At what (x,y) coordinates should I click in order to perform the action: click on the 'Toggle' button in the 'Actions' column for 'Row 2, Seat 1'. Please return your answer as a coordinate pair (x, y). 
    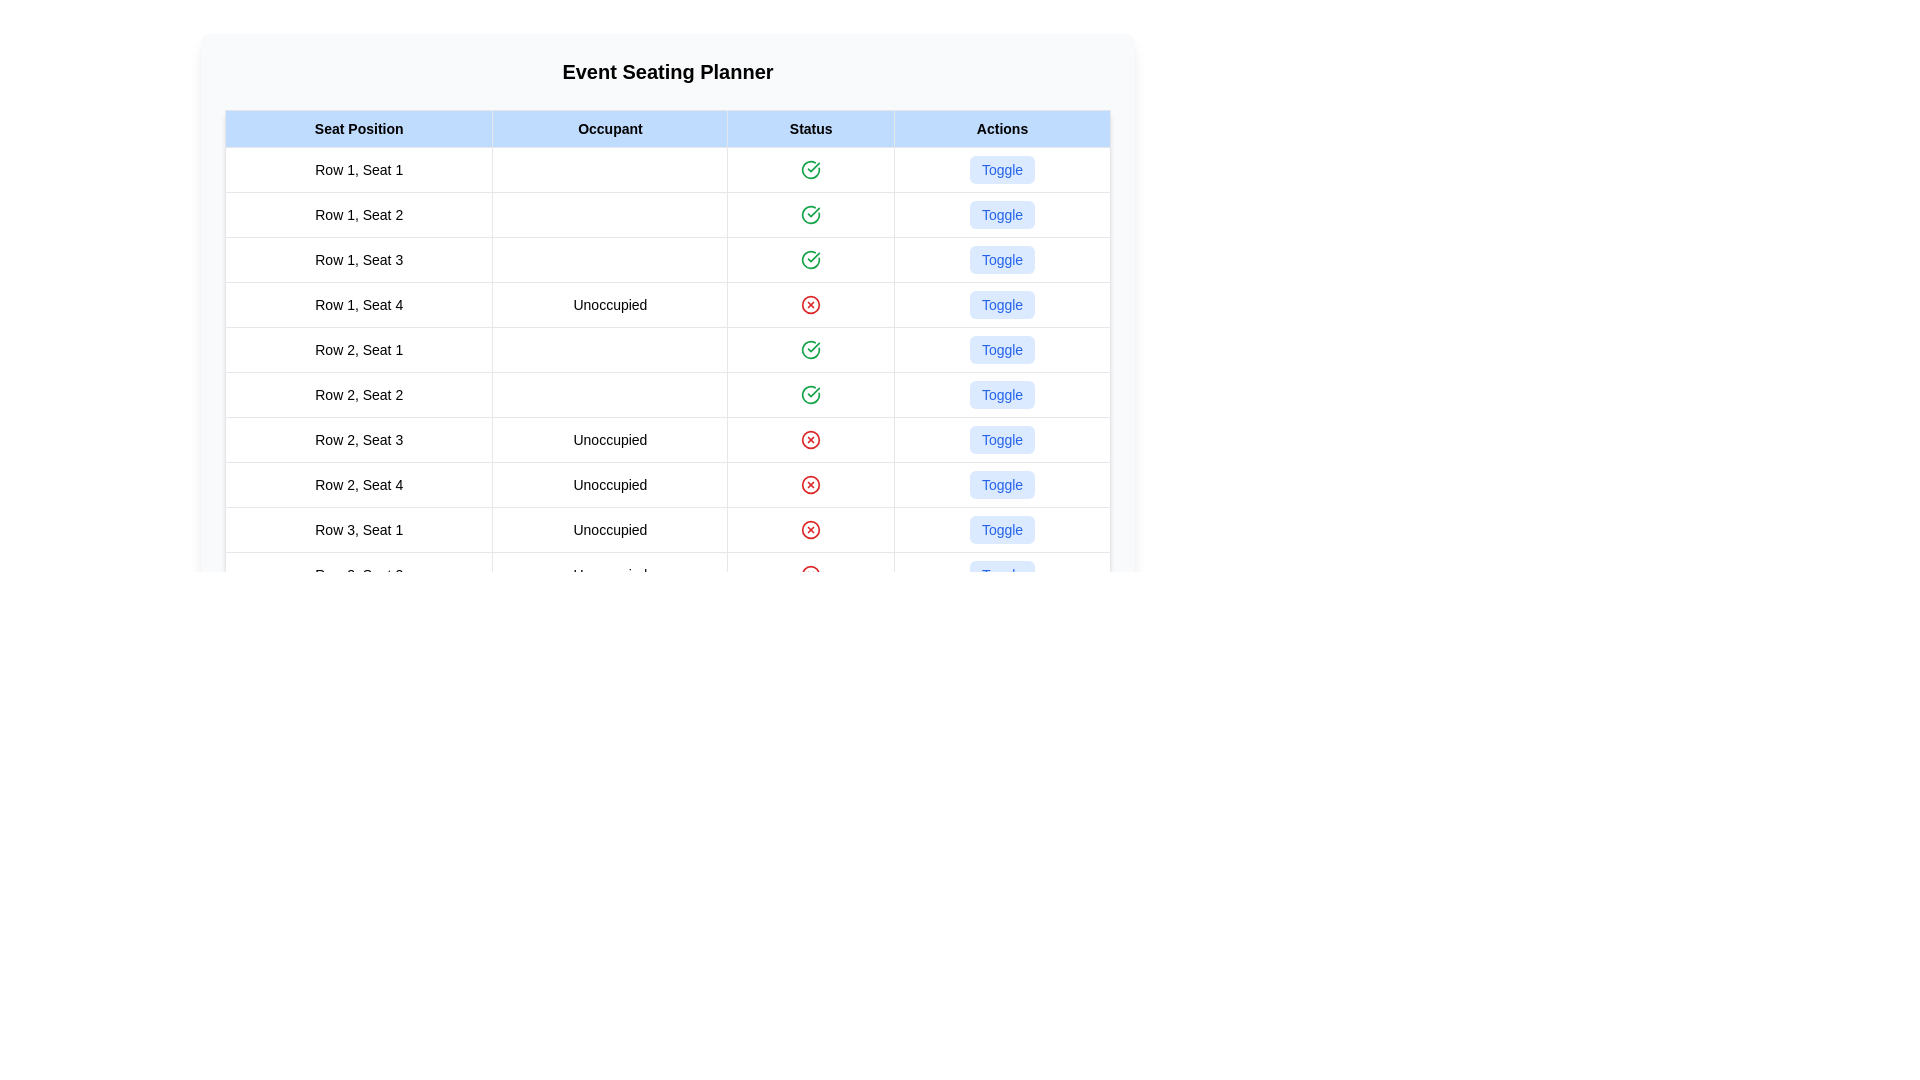
    Looking at the image, I should click on (1002, 349).